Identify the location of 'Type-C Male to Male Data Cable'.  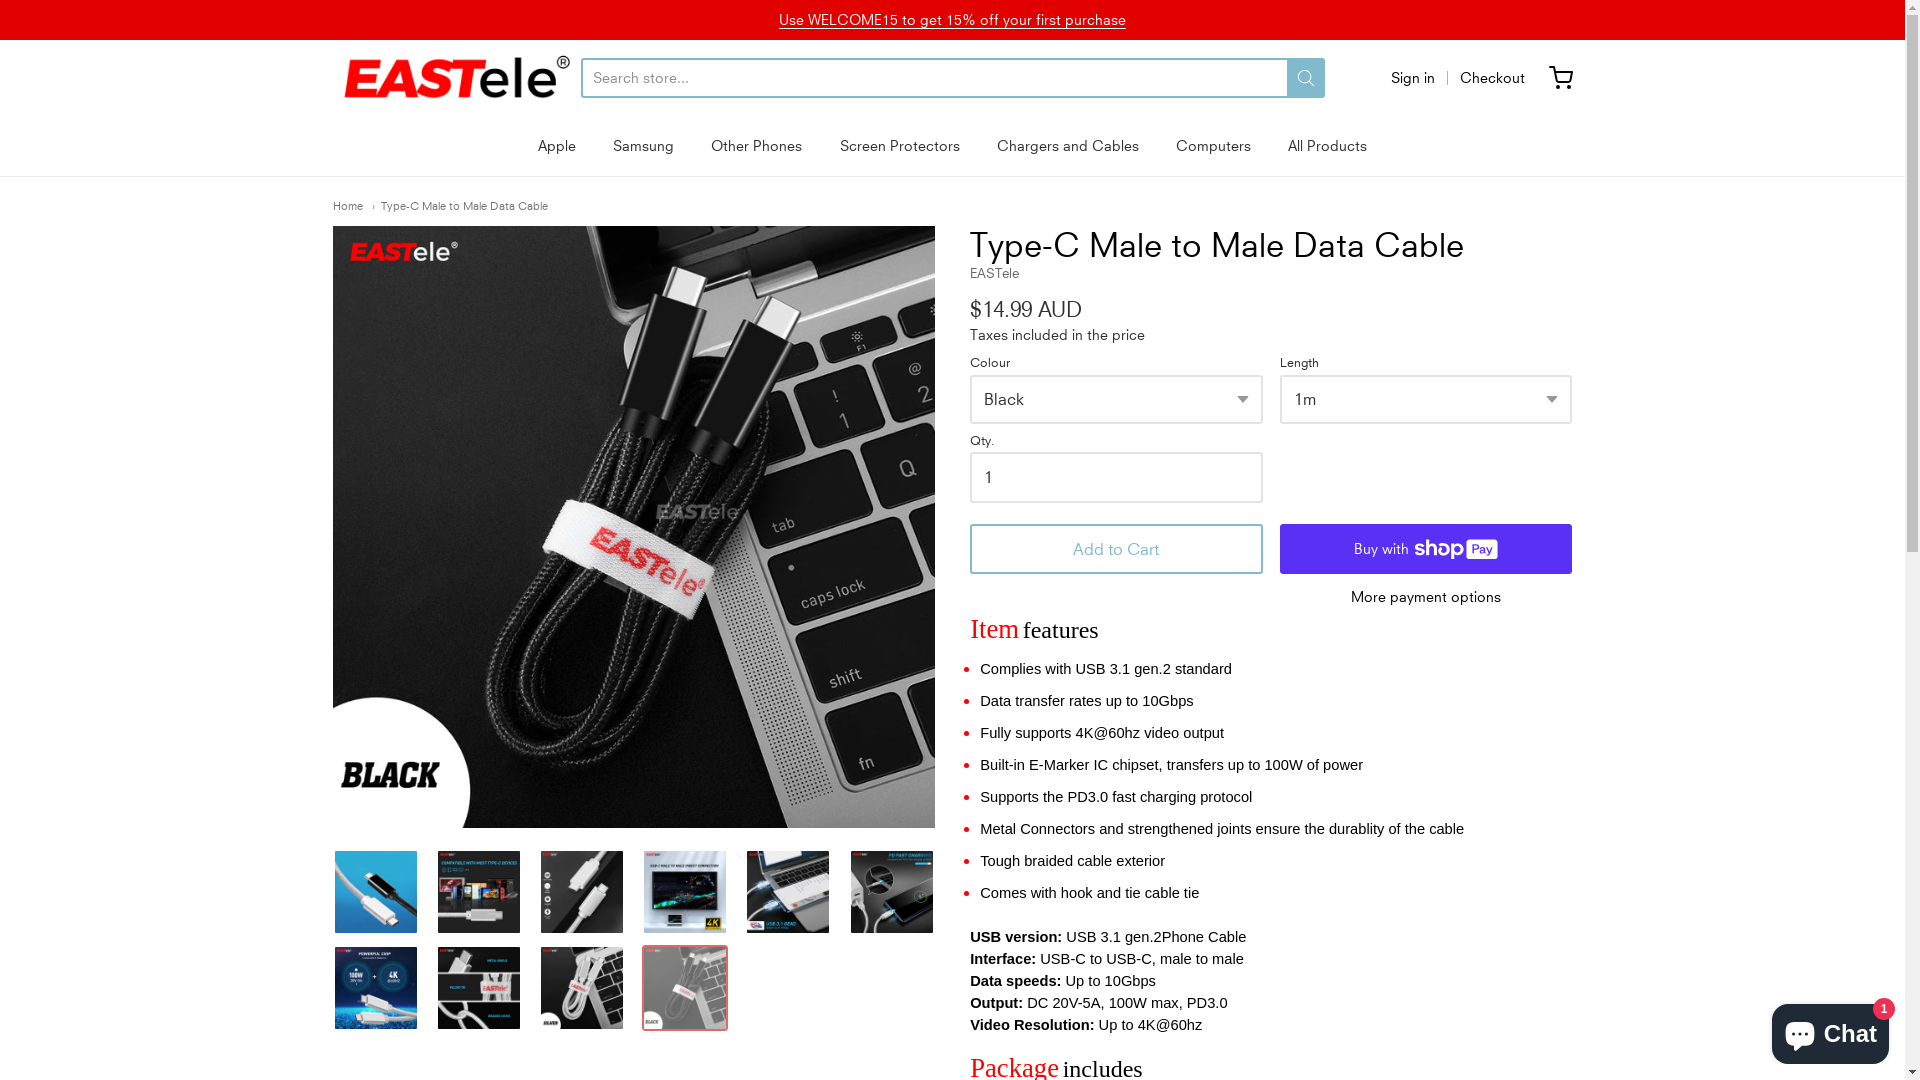
(331, 986).